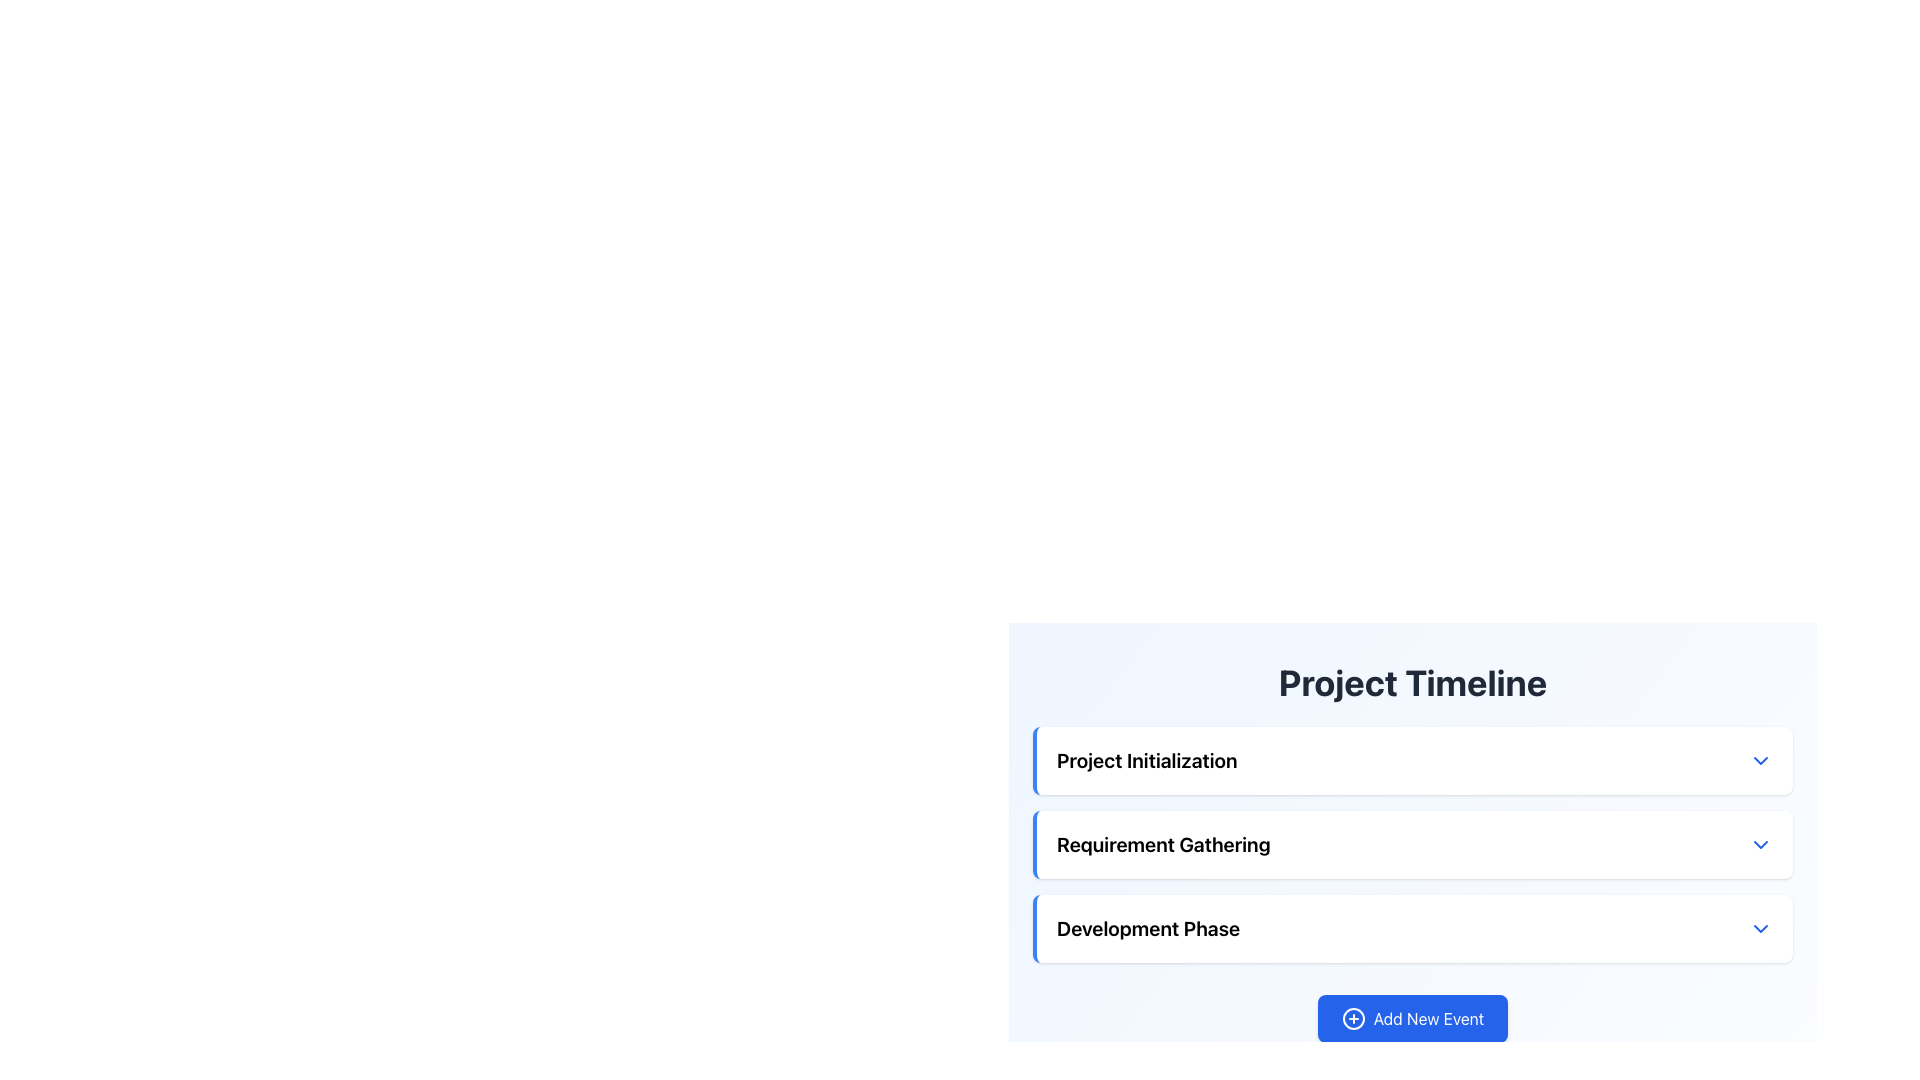  I want to click on the dropdown toggle button located at the top-right corner of the 'Project Initialization' section header, so click(1761, 760).